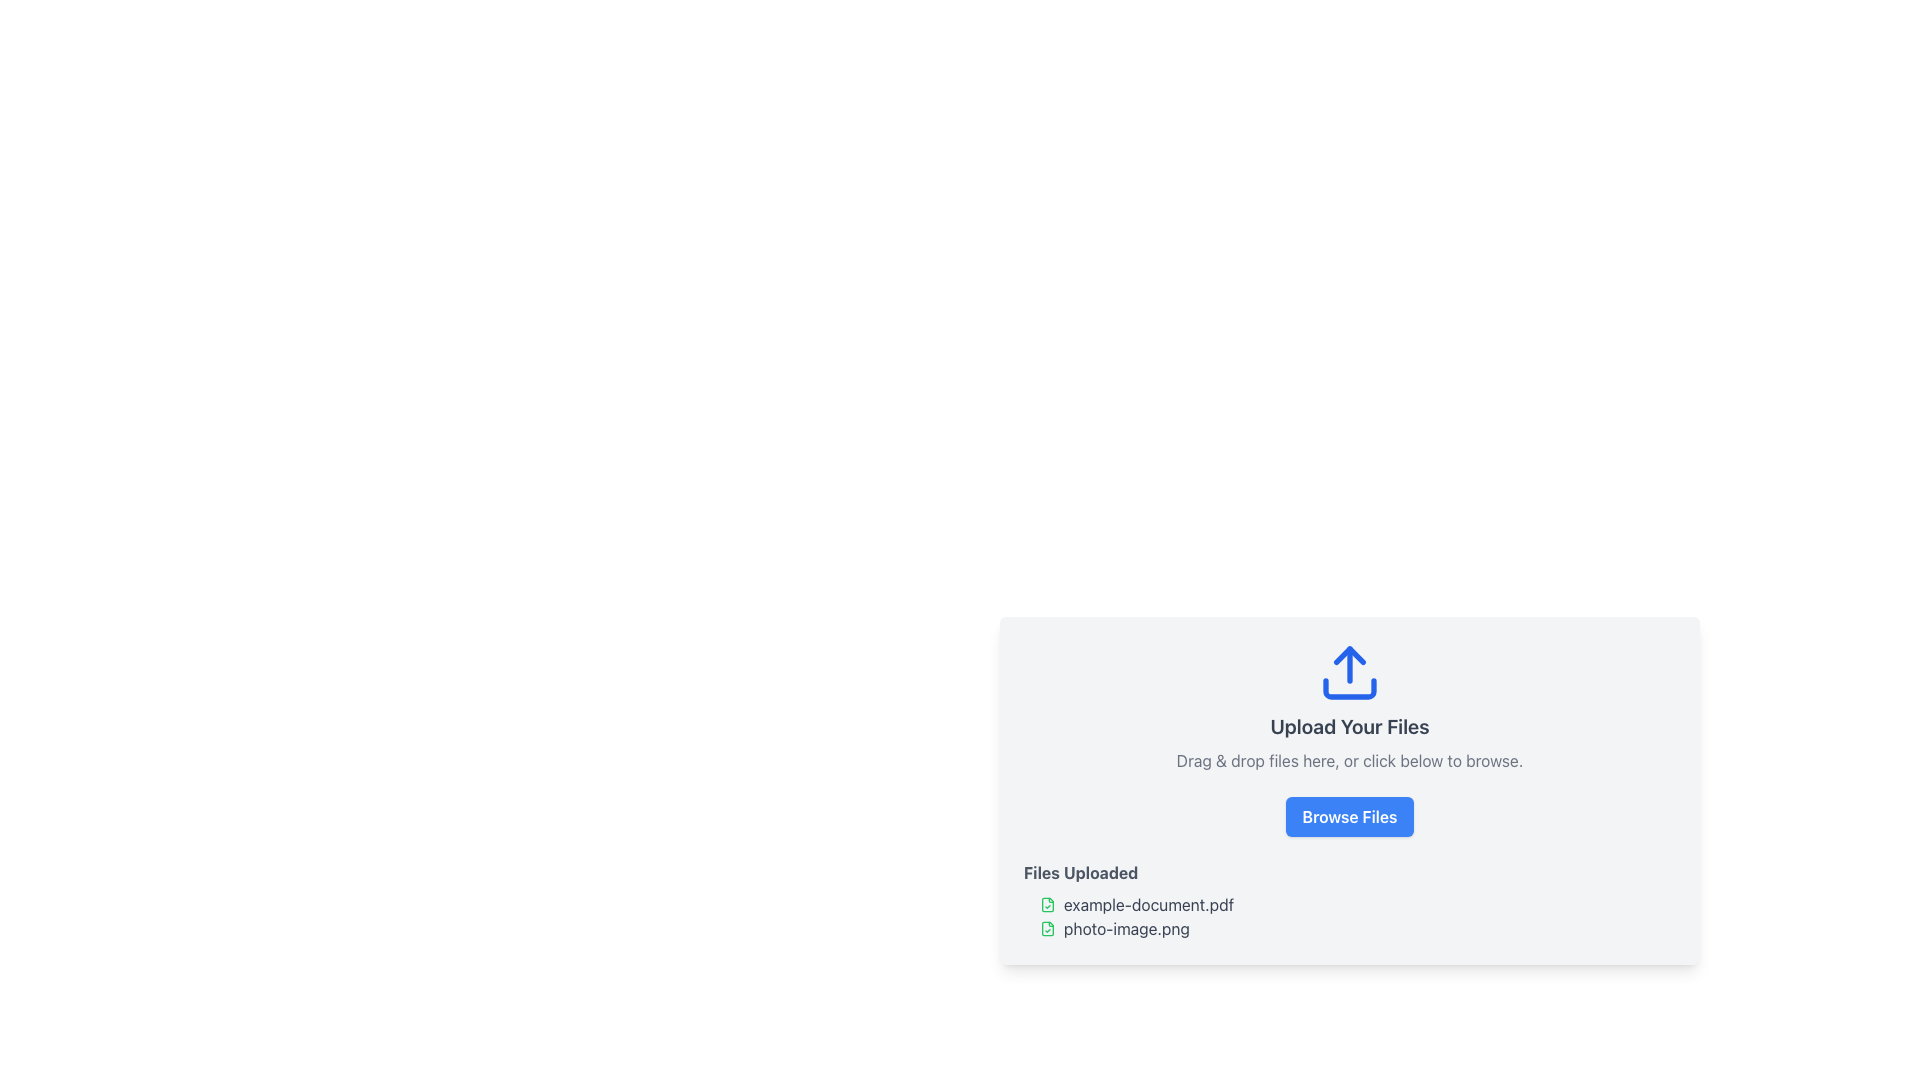  Describe the element at coordinates (1126, 929) in the screenshot. I see `the text label representing the filename for an uploaded file in the 'Files Uploaded' section, which is the second item below 'example-document.pdf' and aligned with a green file validation icon` at that location.